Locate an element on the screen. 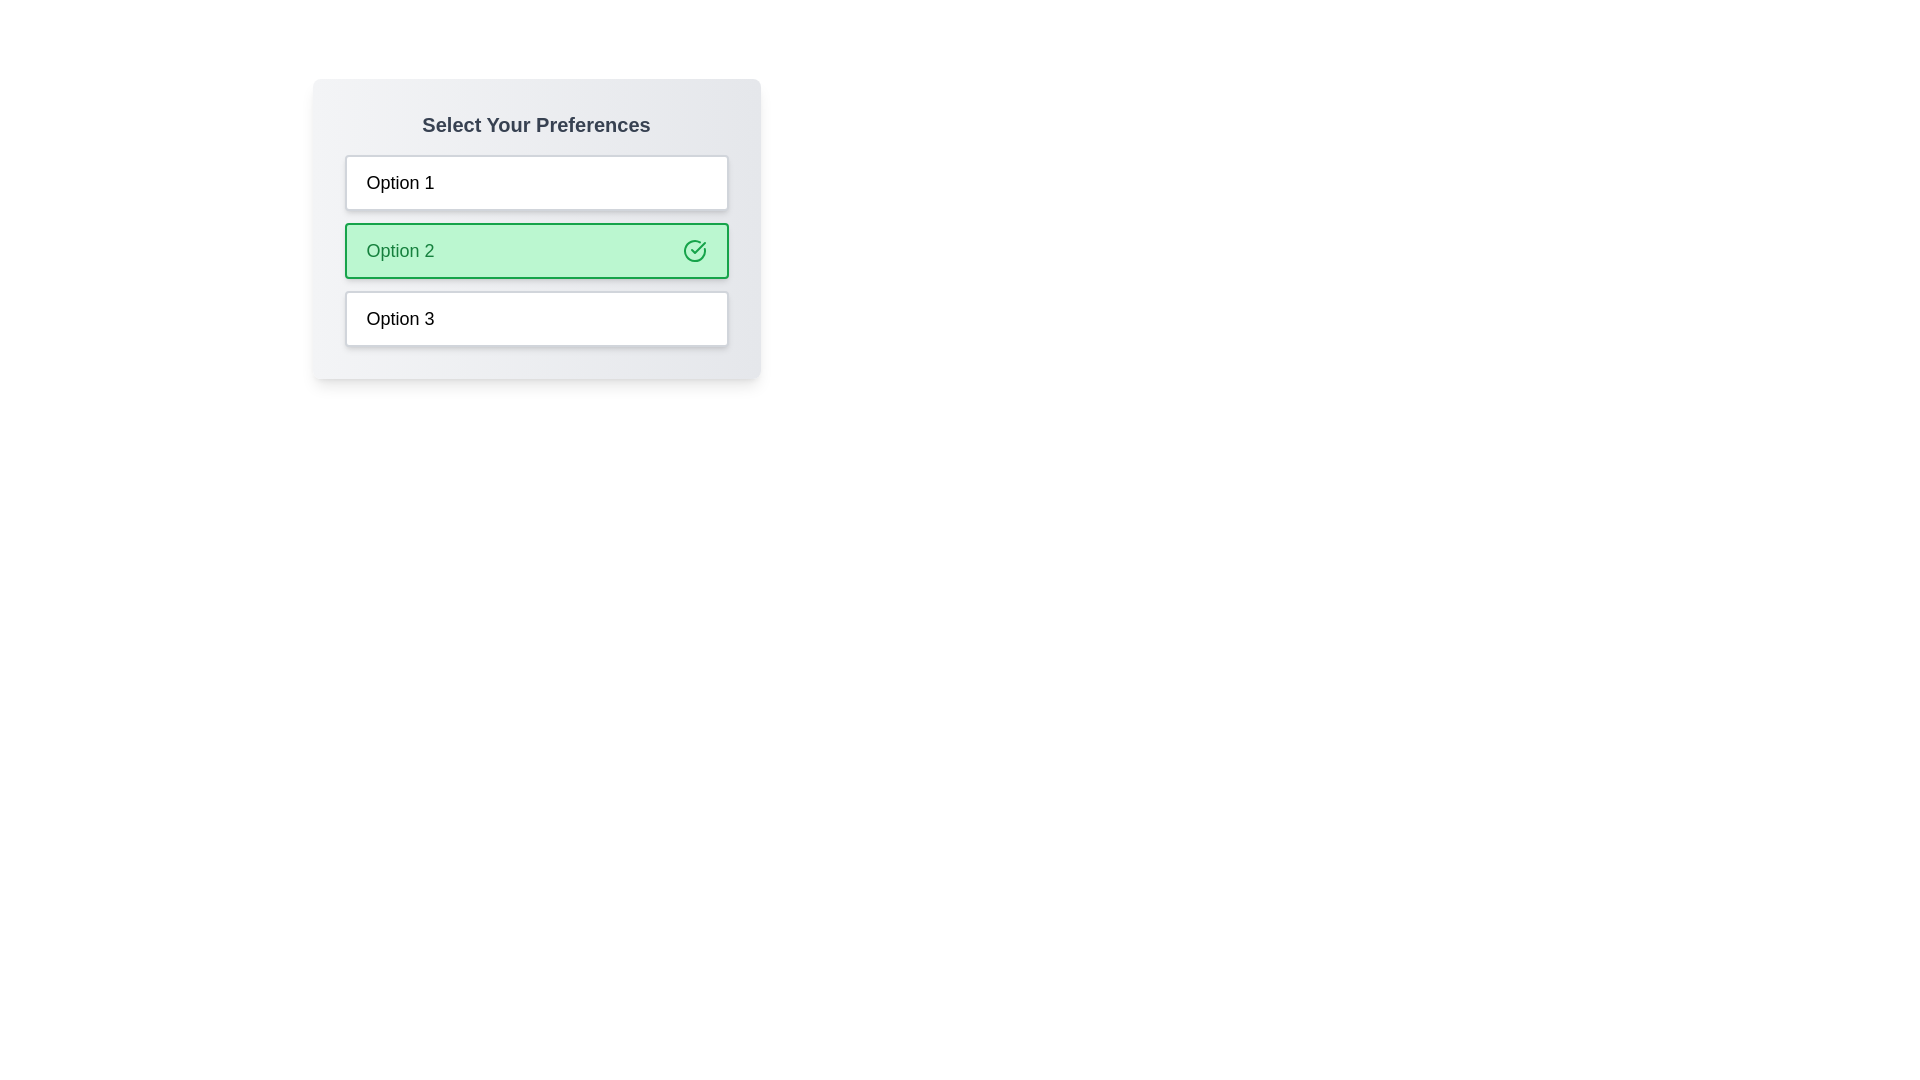 Image resolution: width=1920 pixels, height=1080 pixels. the header labeled 'Select Your Preferences' is located at coordinates (536, 124).